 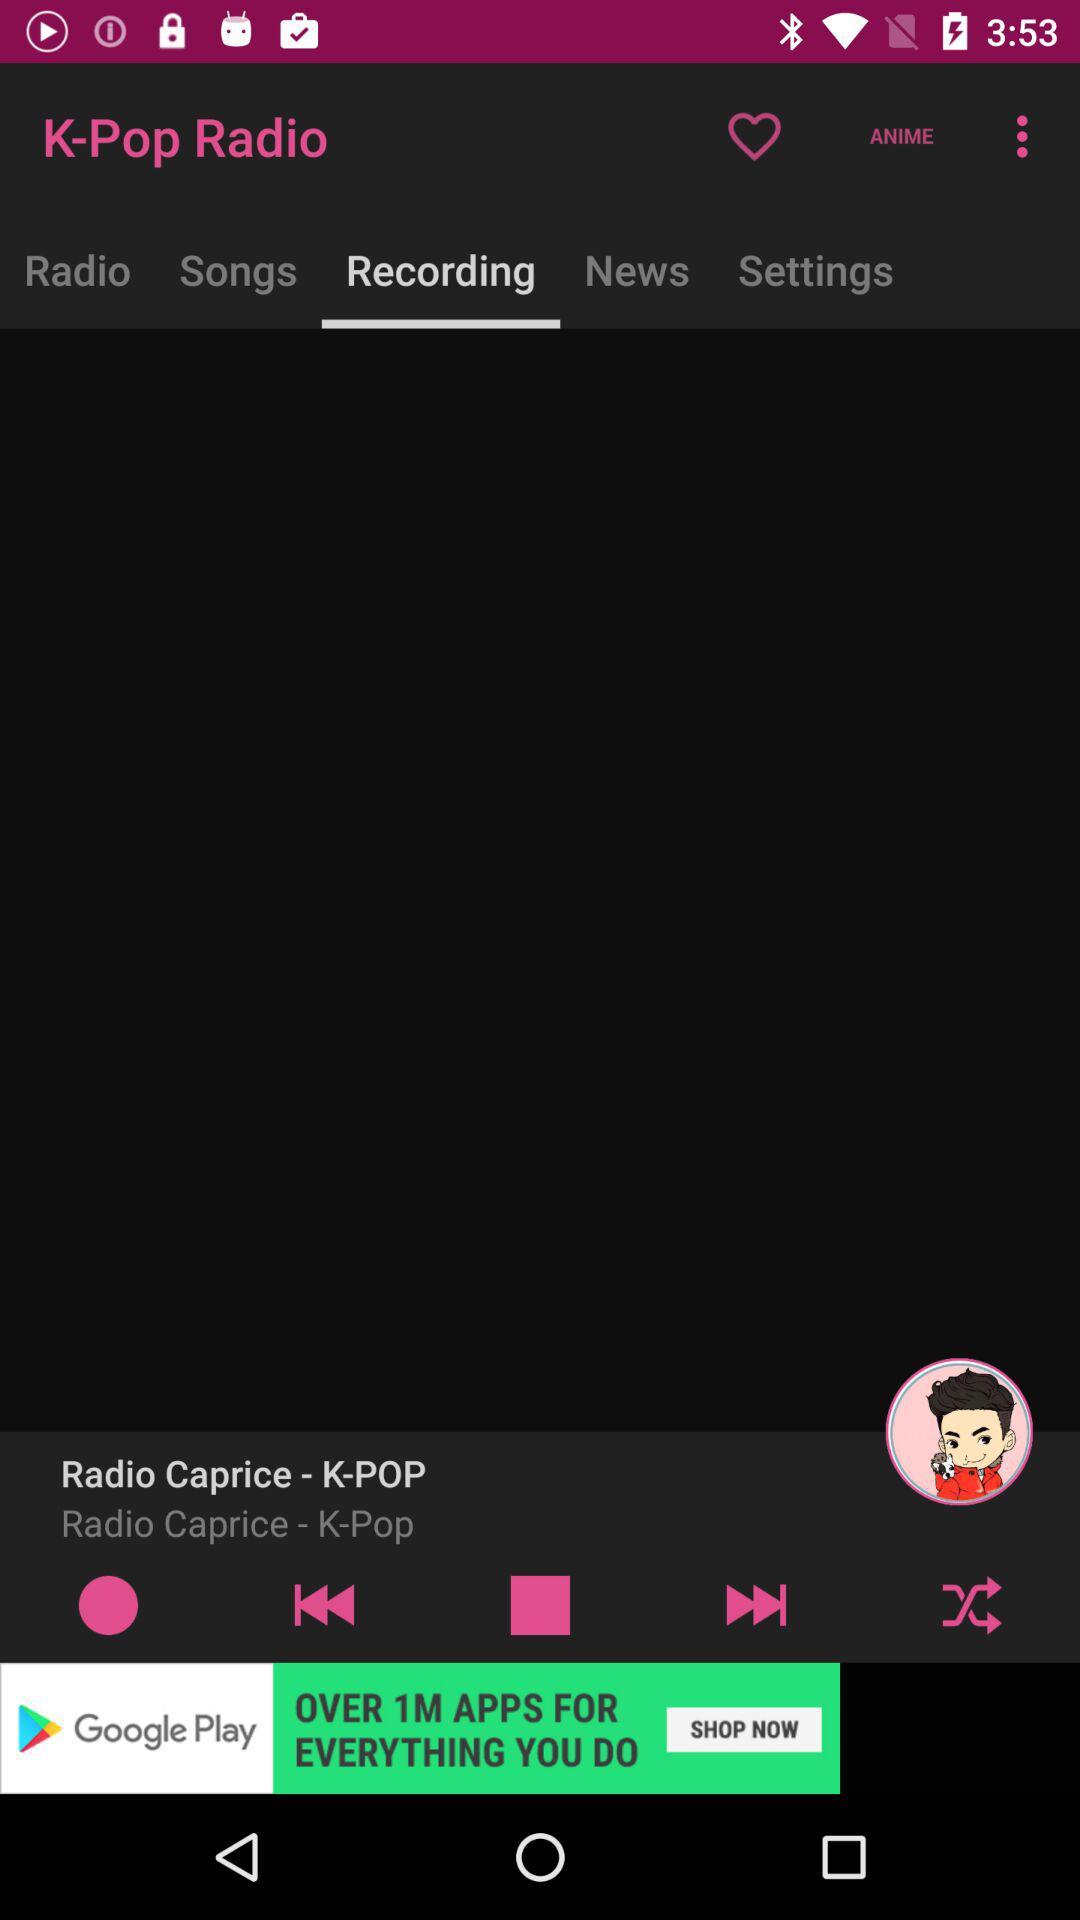 What do you see at coordinates (756, 1604) in the screenshot?
I see `move forward icon` at bounding box center [756, 1604].